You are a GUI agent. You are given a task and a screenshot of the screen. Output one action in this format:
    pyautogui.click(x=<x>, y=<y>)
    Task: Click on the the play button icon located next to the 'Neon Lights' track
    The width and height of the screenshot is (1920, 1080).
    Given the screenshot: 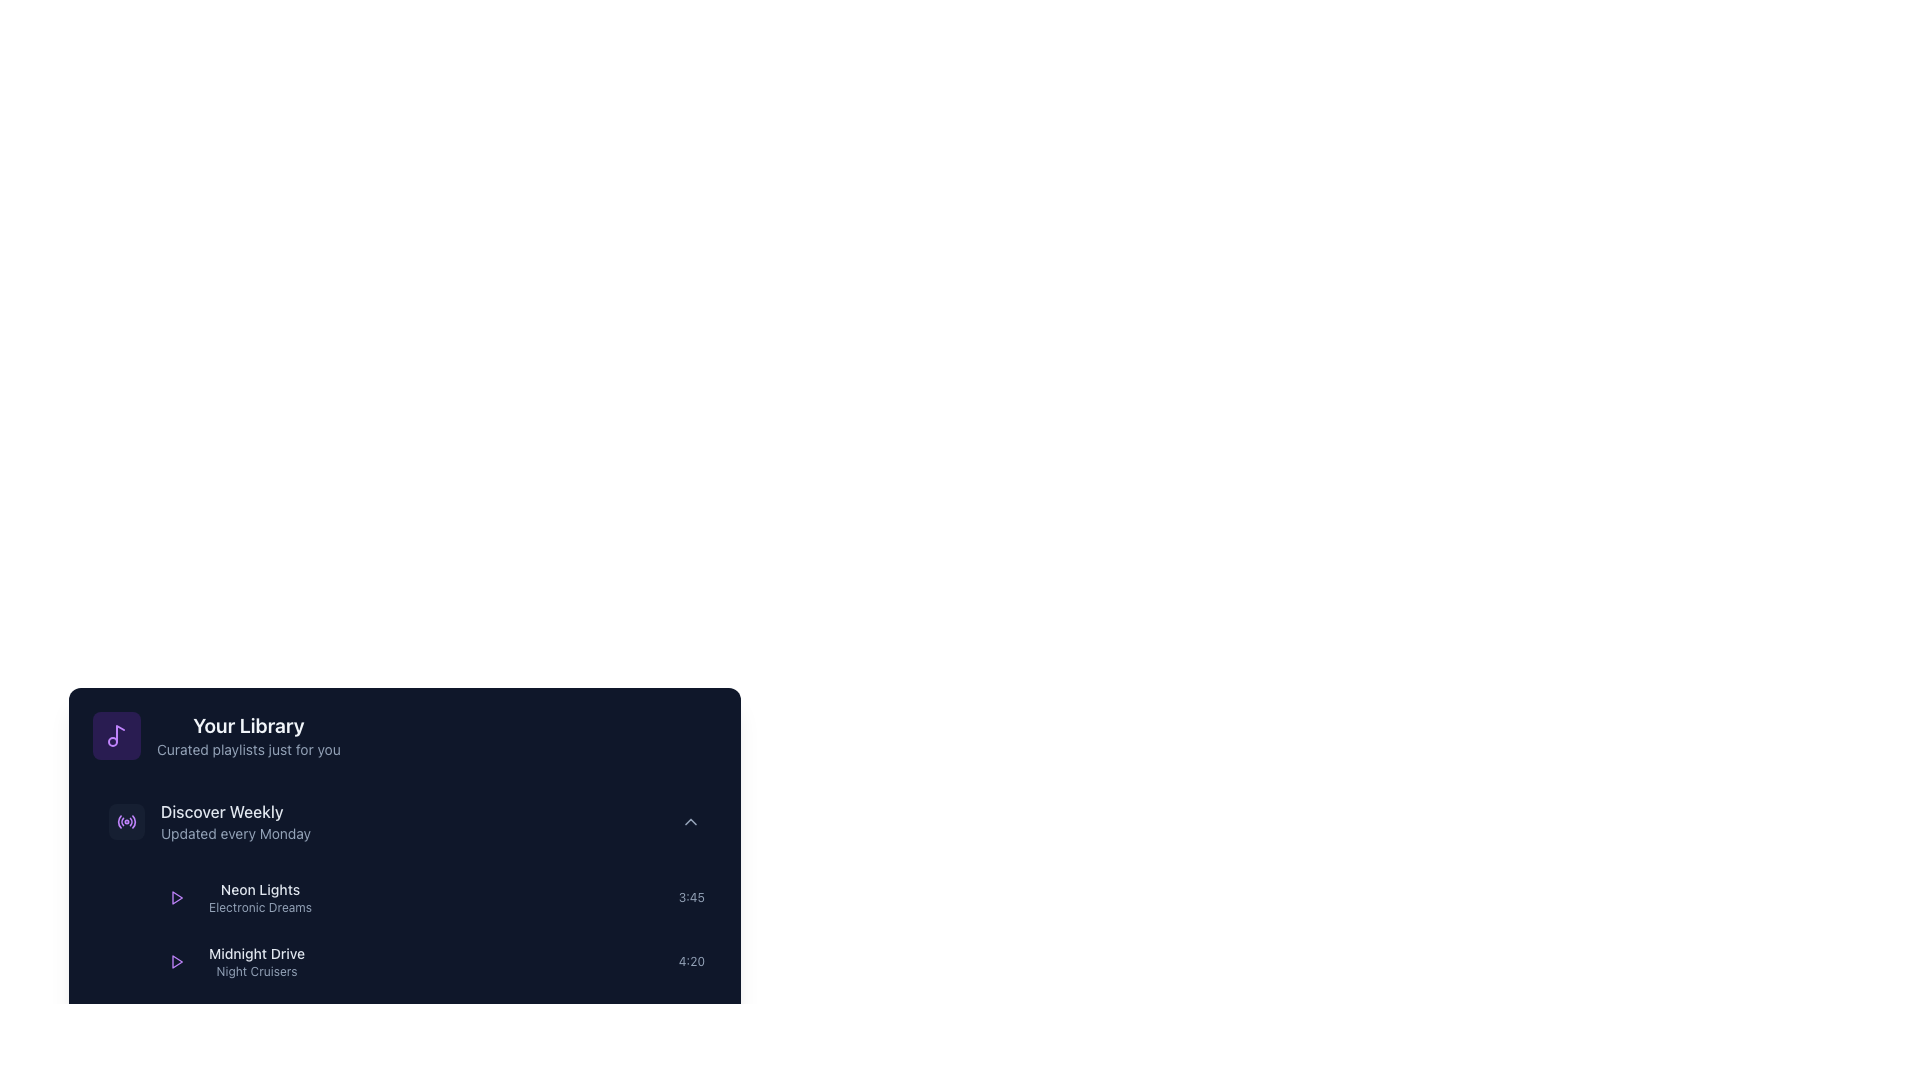 What is the action you would take?
    pyautogui.click(x=177, y=897)
    